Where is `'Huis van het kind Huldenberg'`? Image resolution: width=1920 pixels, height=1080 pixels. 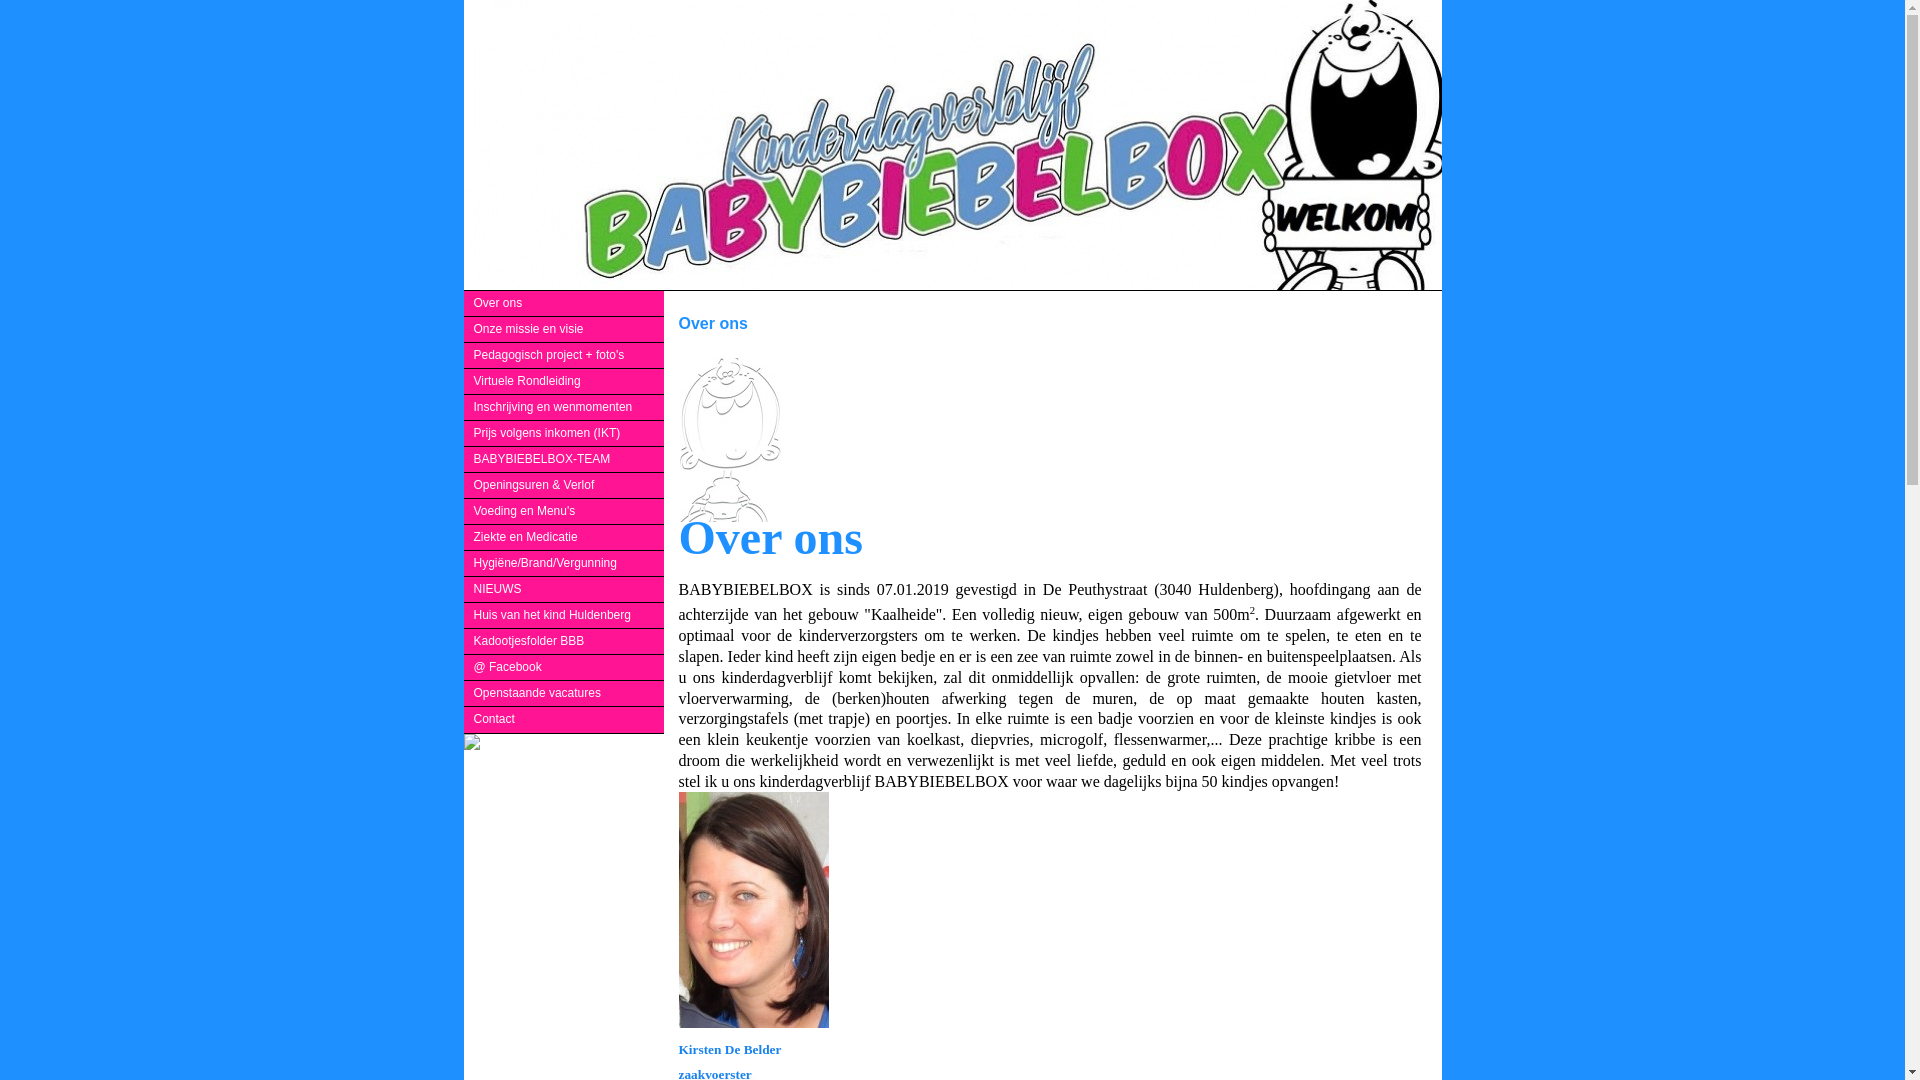
'Huis van het kind Huldenberg' is located at coordinates (563, 614).